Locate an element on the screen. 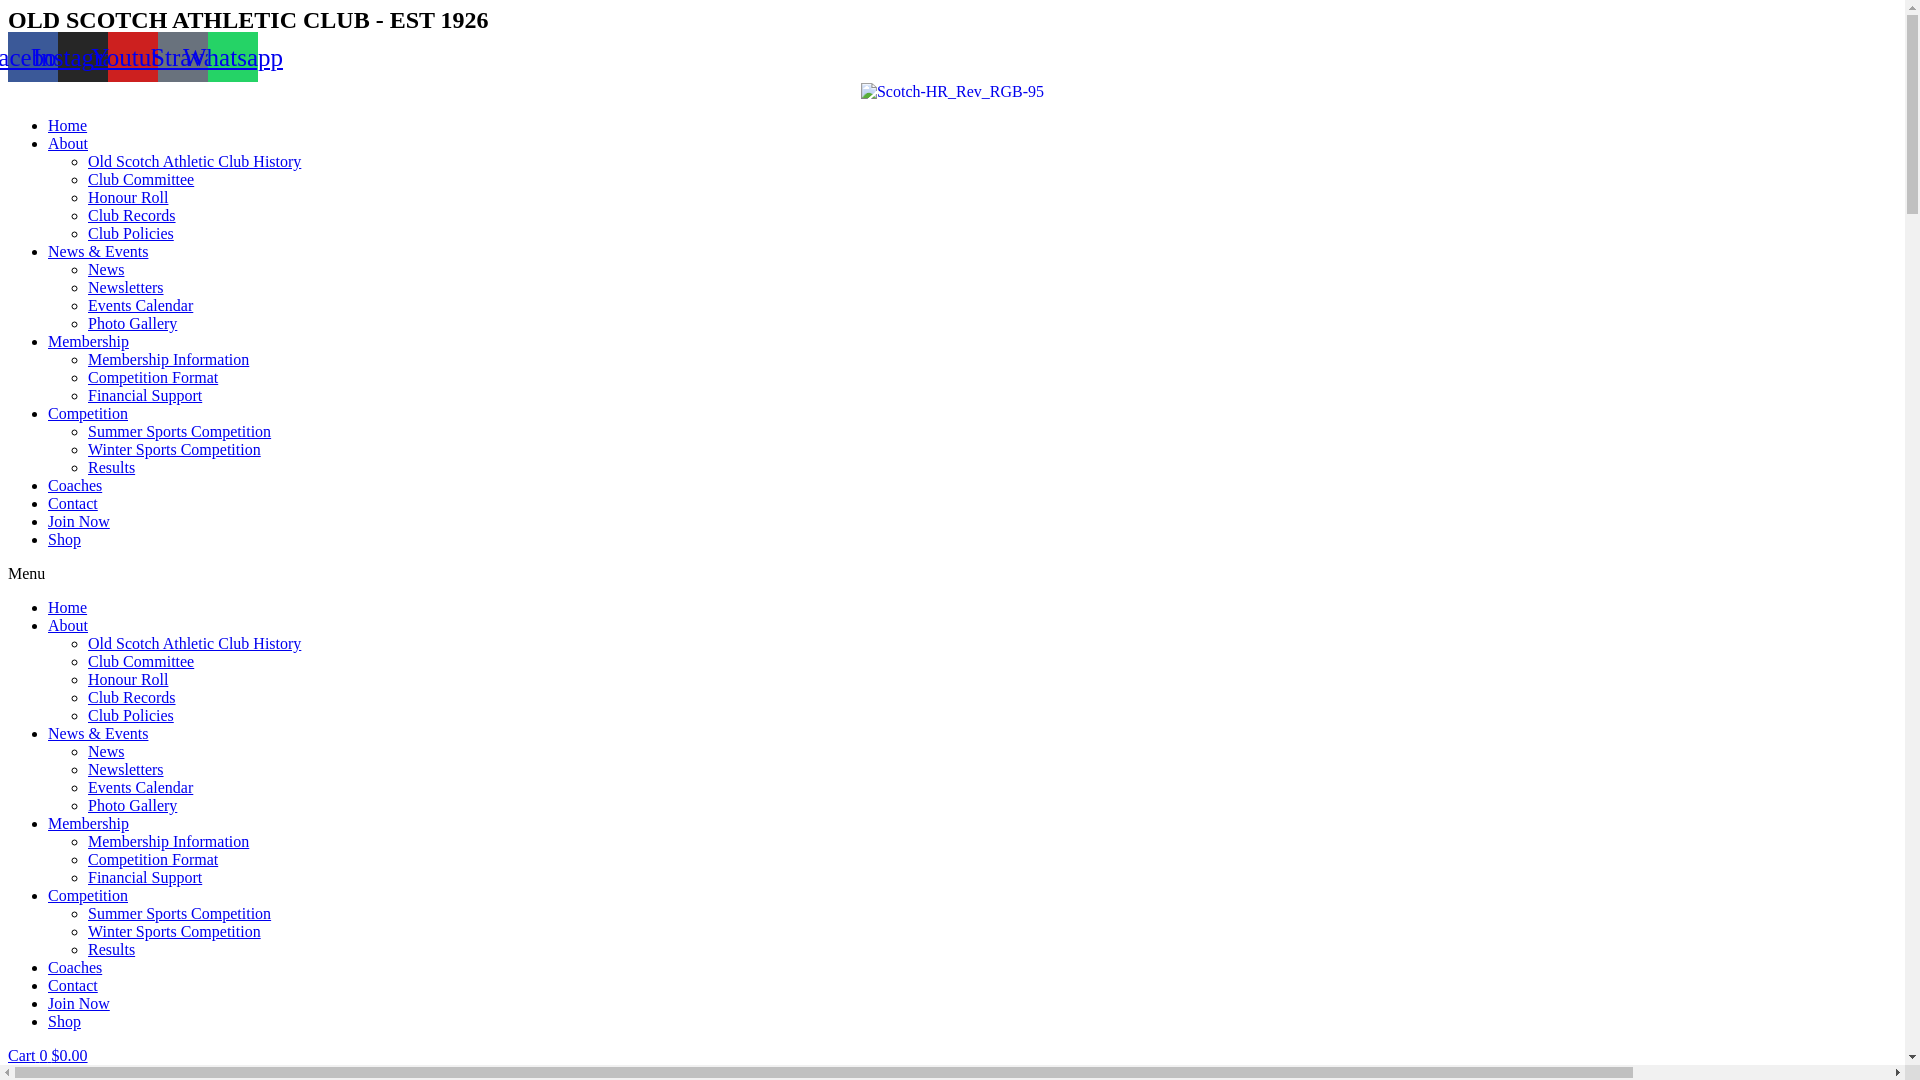 This screenshot has height=1080, width=1920. 'Skip to content' is located at coordinates (7, 7).